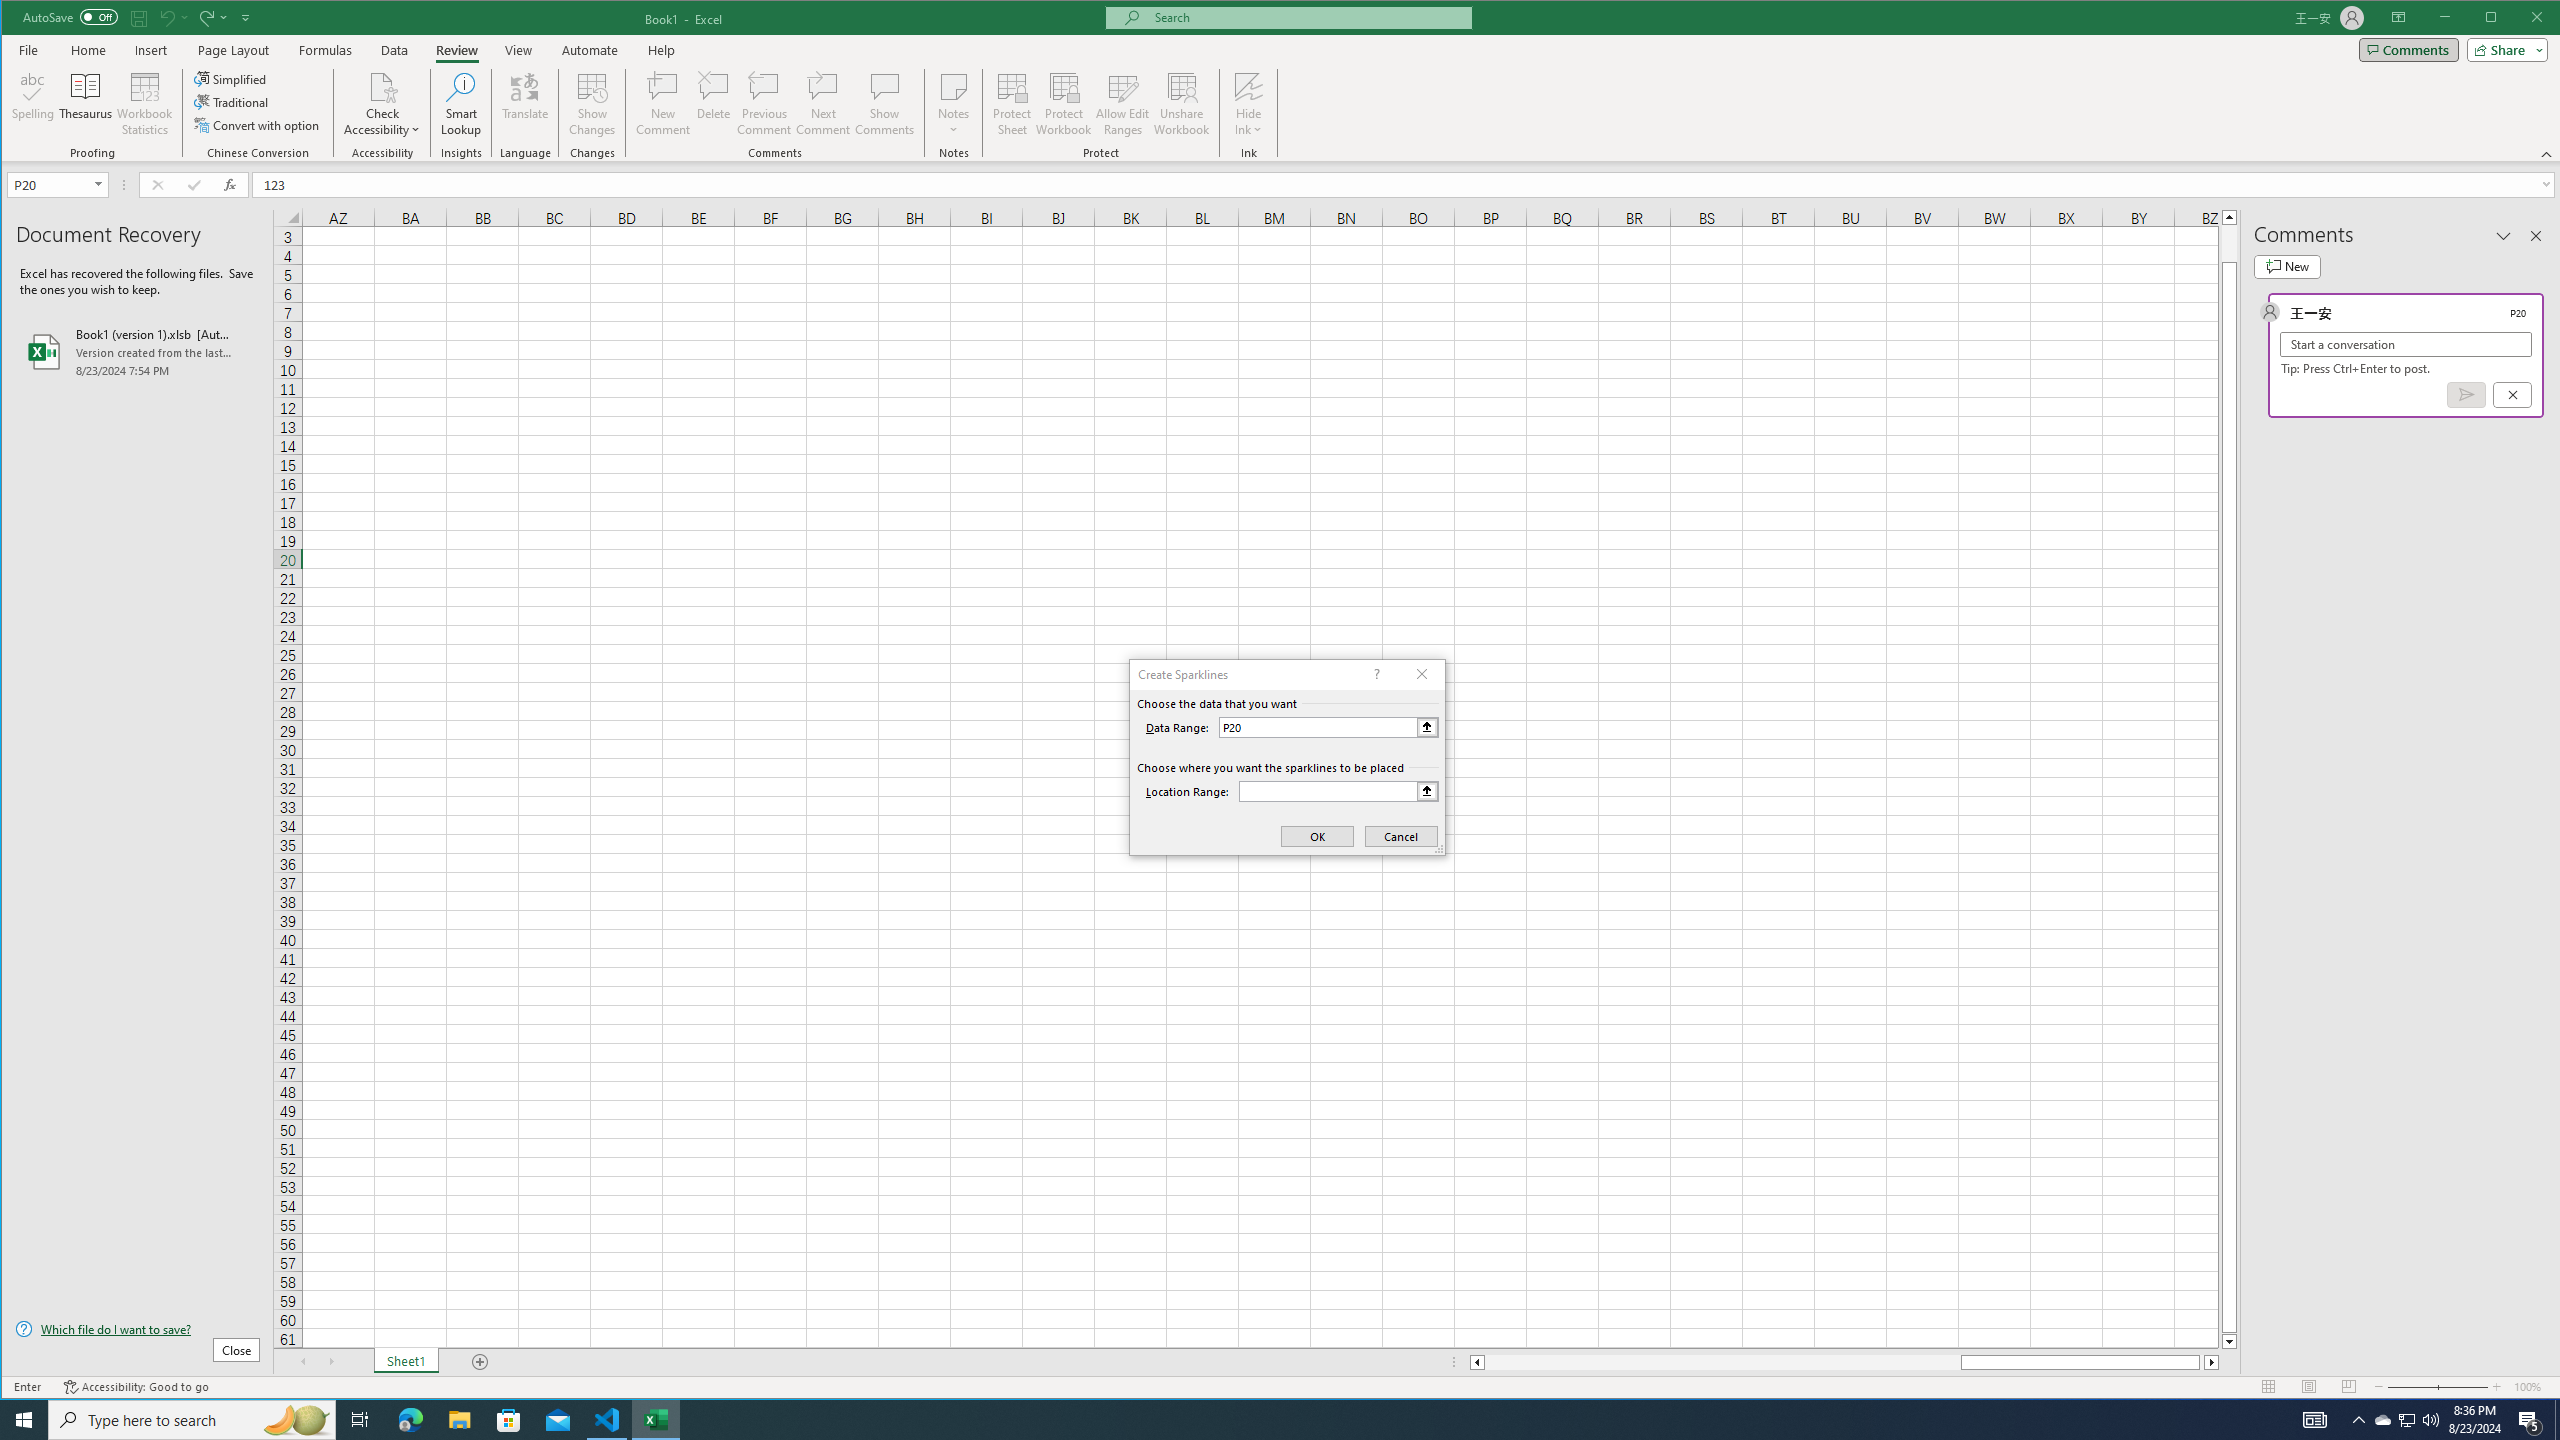  I want to click on 'Spelling...', so click(32, 103).